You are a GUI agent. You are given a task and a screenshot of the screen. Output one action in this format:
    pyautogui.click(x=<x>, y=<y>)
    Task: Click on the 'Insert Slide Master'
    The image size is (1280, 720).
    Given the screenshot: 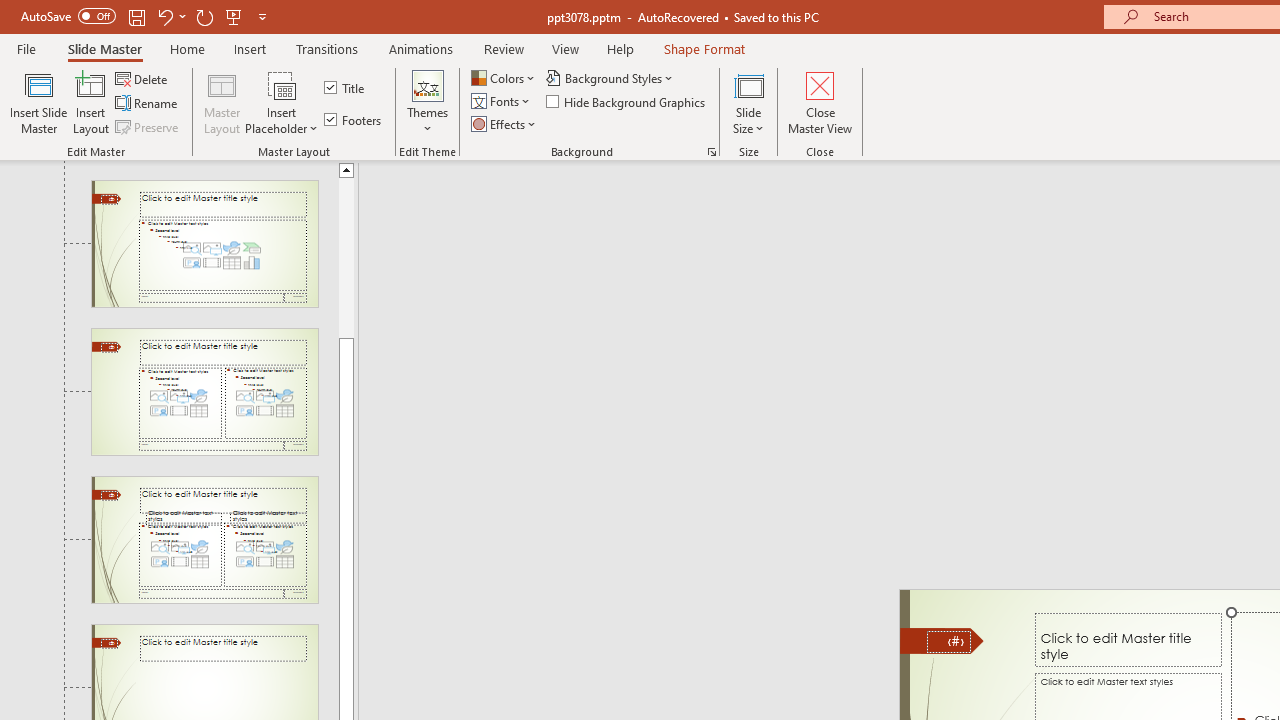 What is the action you would take?
    pyautogui.click(x=39, y=103)
    